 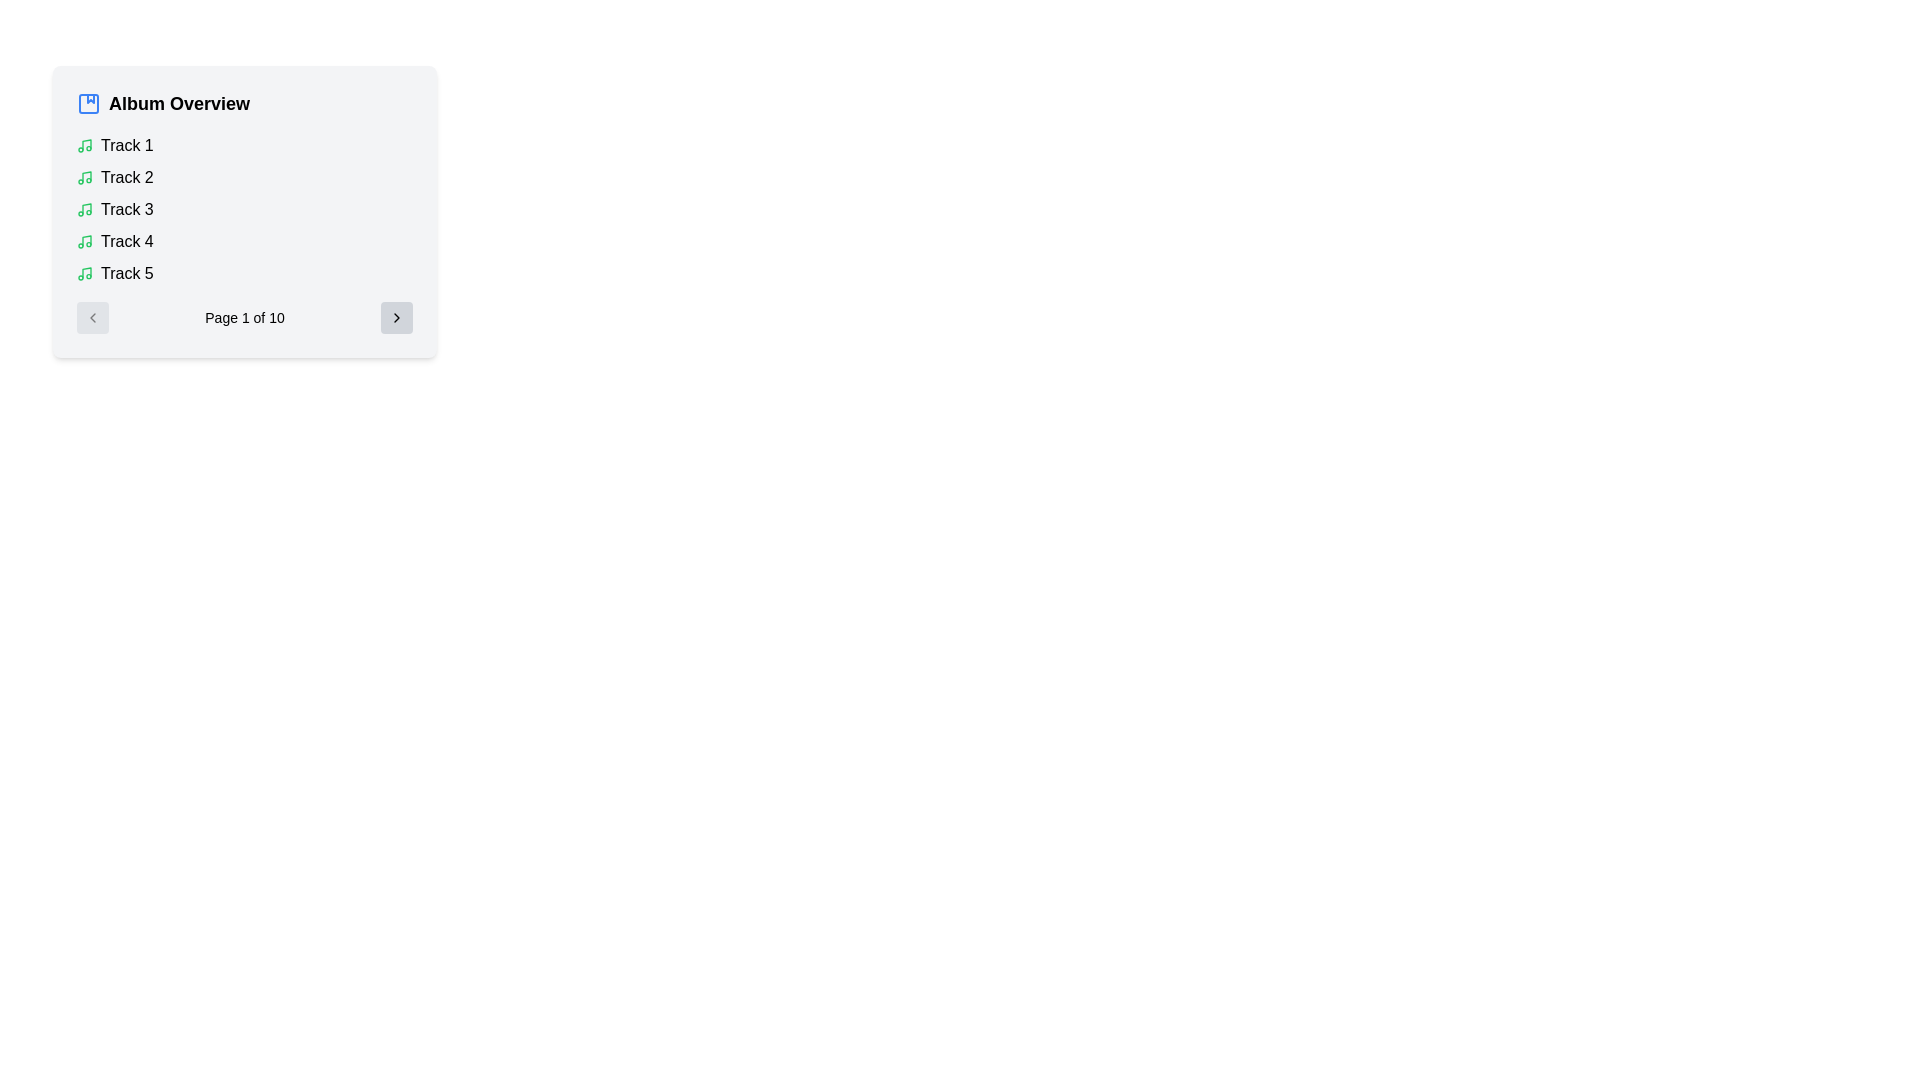 I want to click on the Icon representing the musical track 'Track 4', which is located to the left of the text in the fourth row of the album track list, so click(x=84, y=241).